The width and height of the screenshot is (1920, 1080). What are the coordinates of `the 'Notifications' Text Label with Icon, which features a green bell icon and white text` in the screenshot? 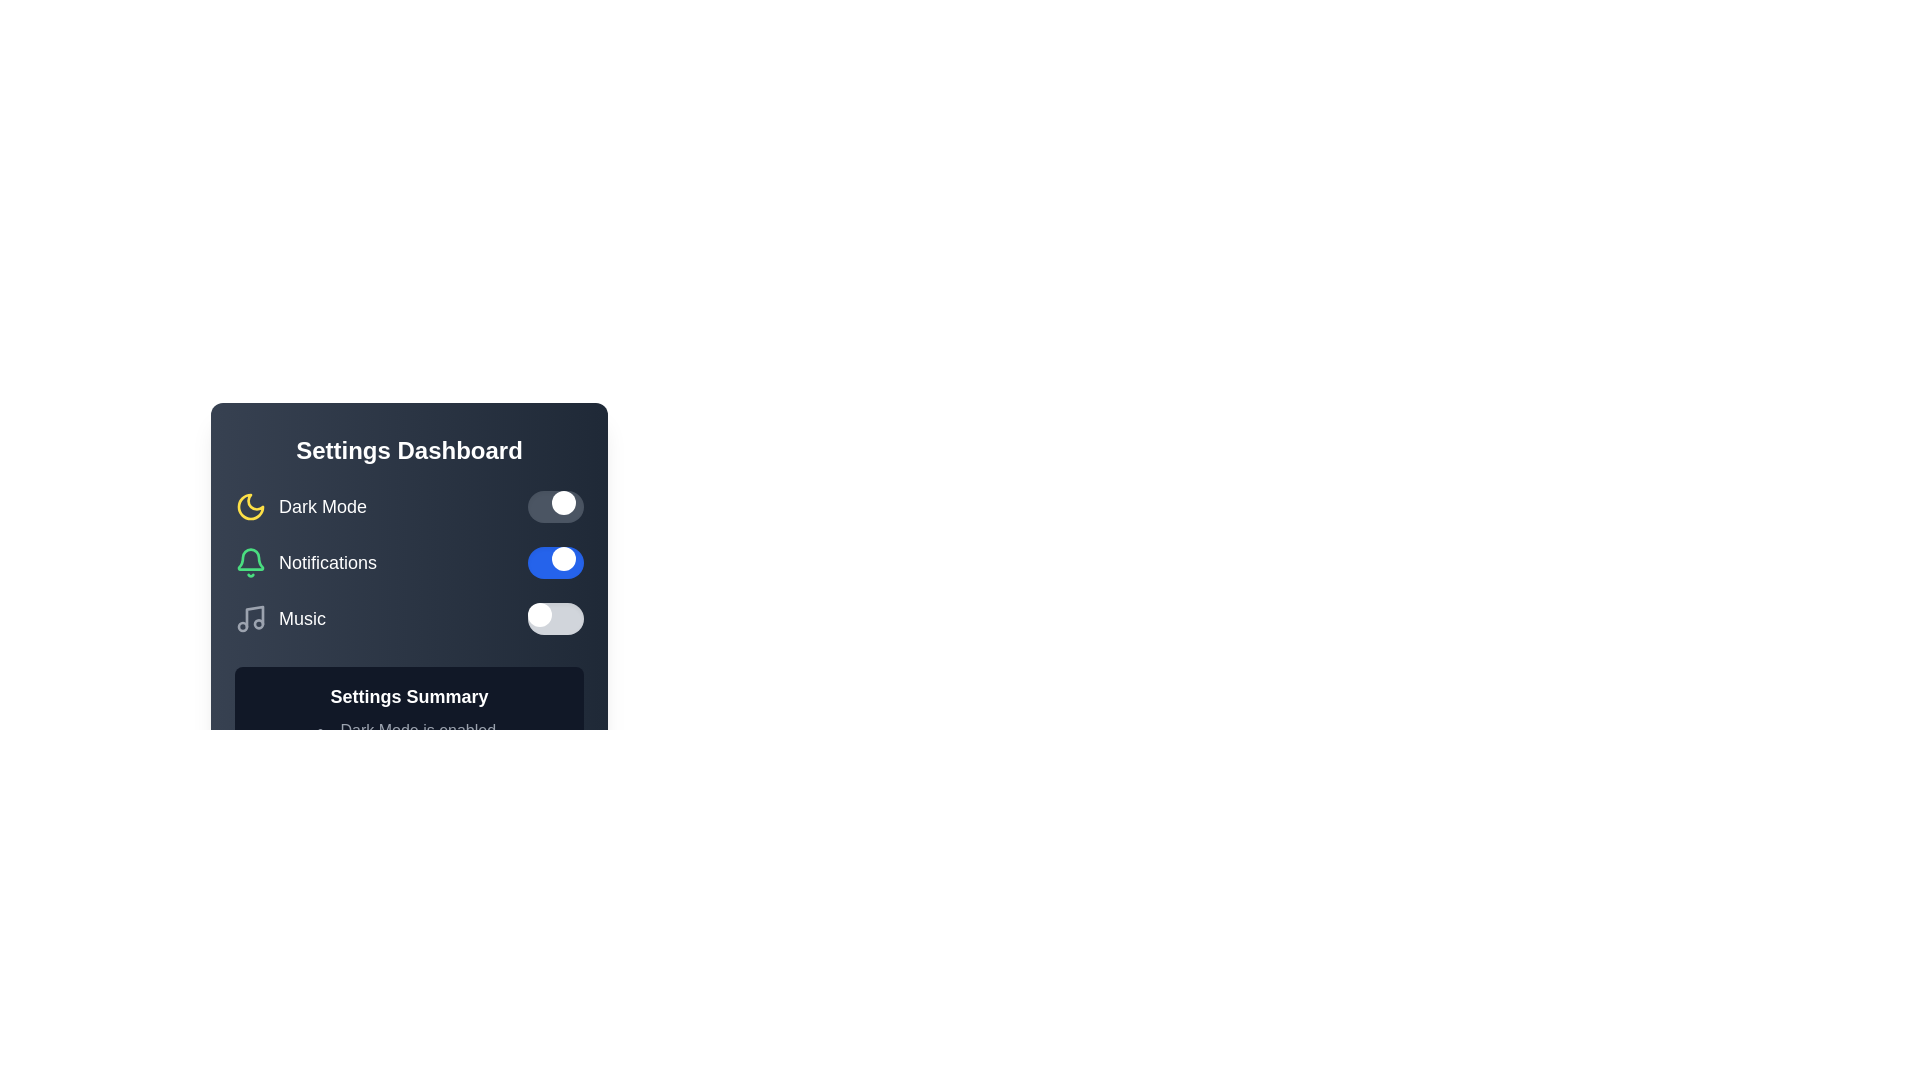 It's located at (305, 563).